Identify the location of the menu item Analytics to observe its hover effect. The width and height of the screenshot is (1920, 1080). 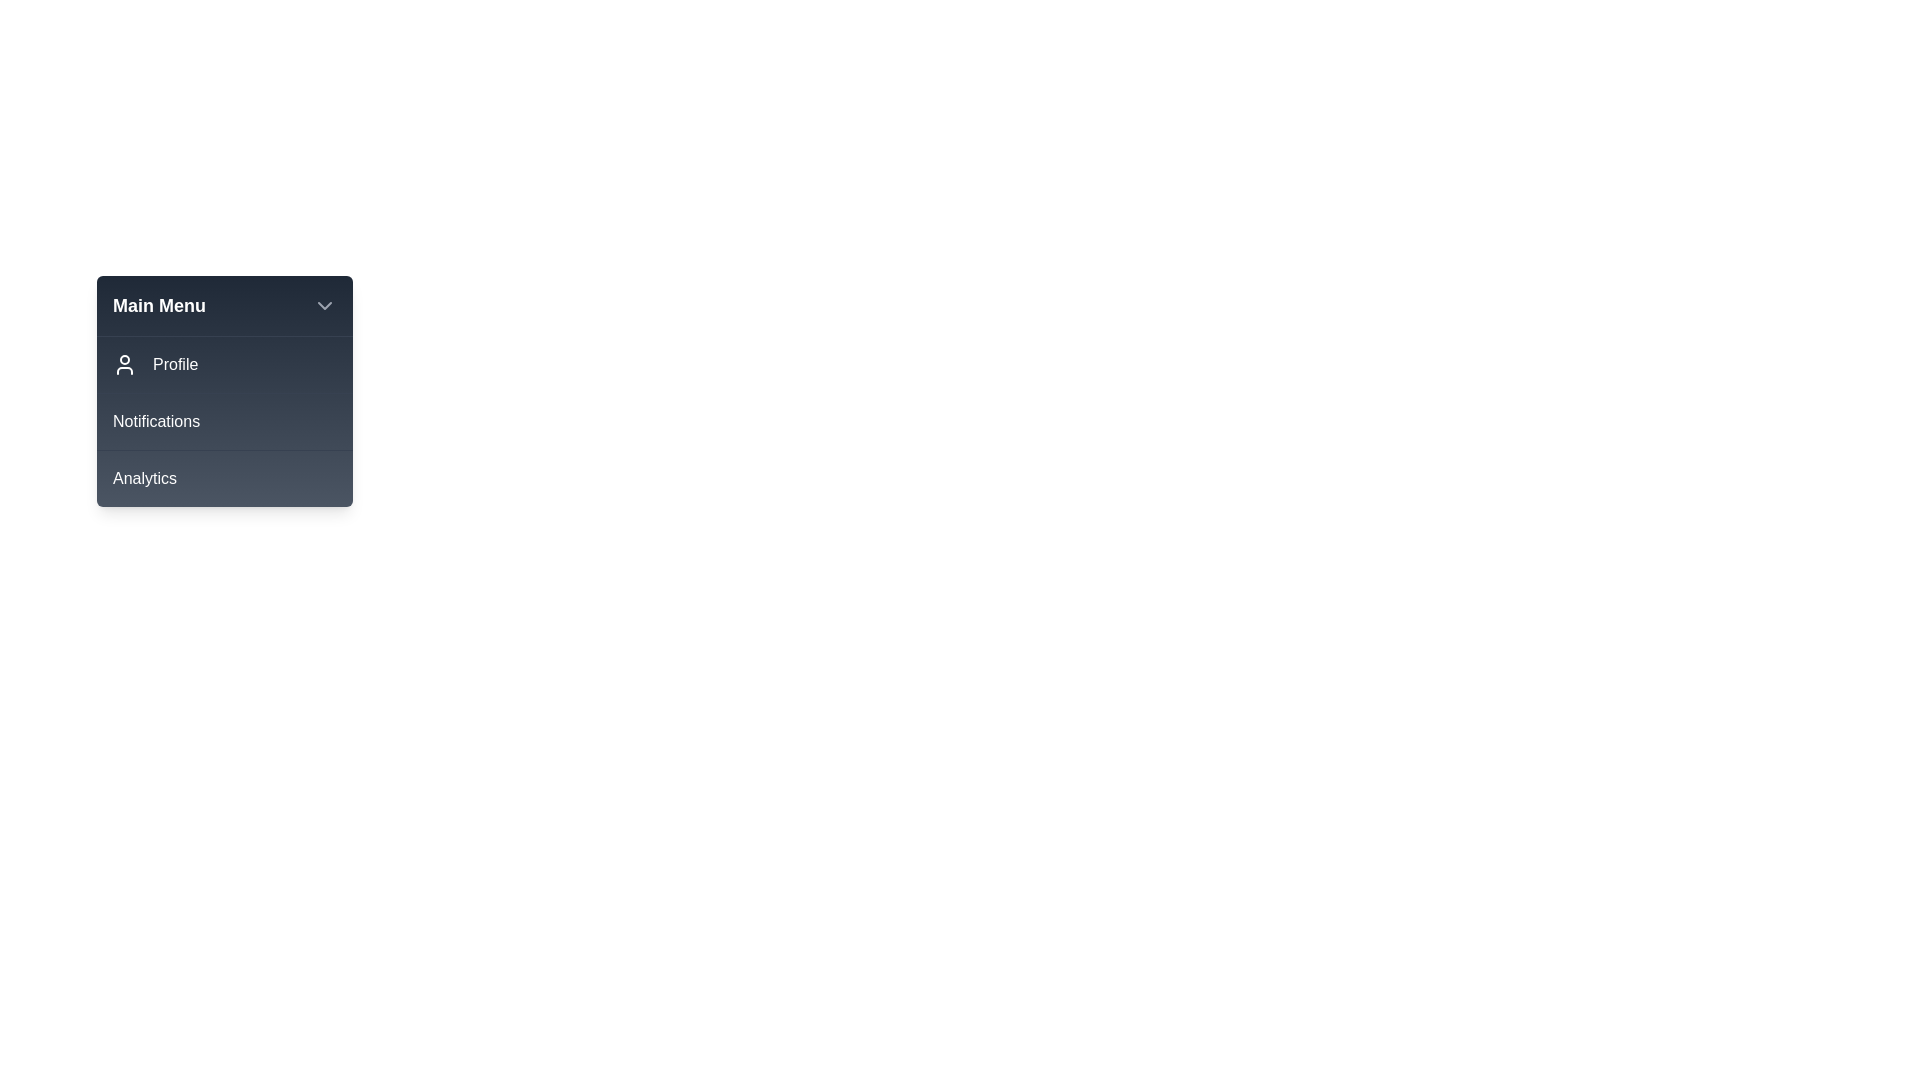
(225, 478).